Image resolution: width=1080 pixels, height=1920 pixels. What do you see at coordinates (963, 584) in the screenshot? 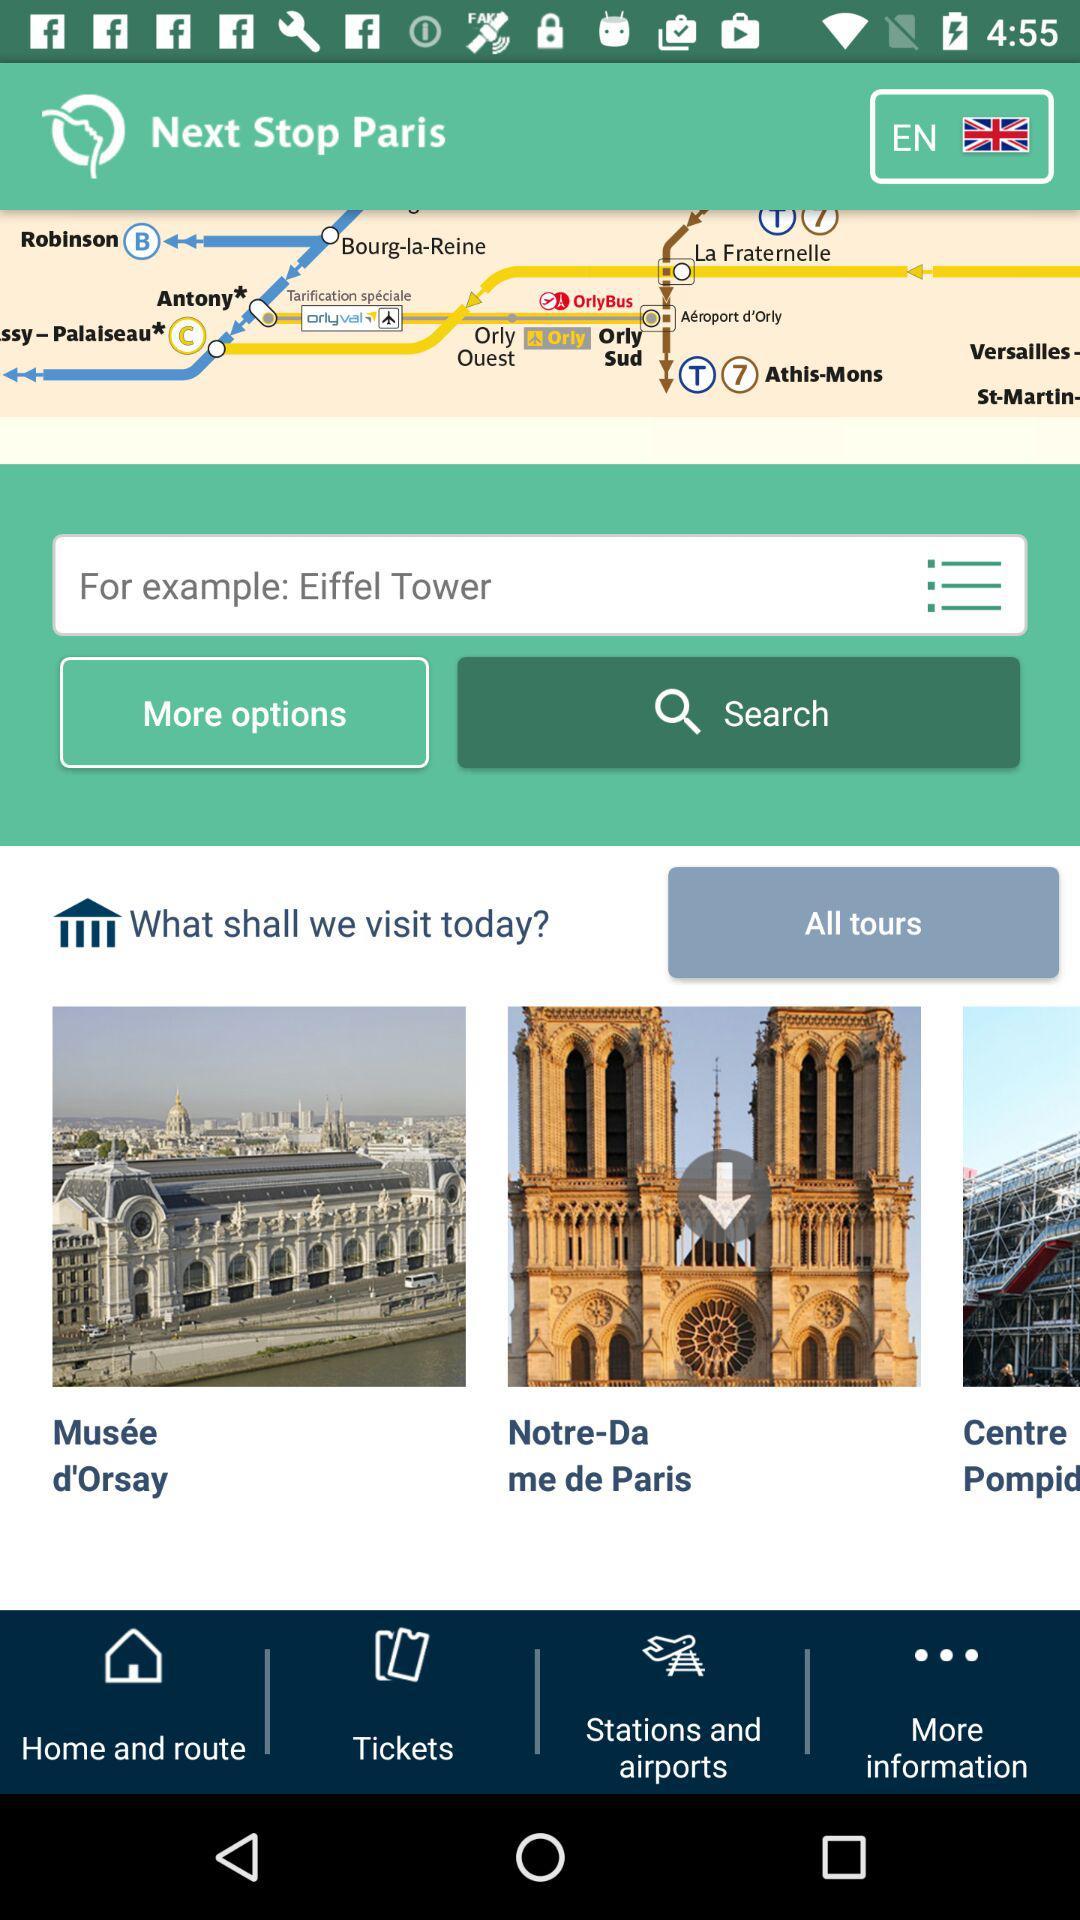
I see `the item above the all tours icon` at bounding box center [963, 584].